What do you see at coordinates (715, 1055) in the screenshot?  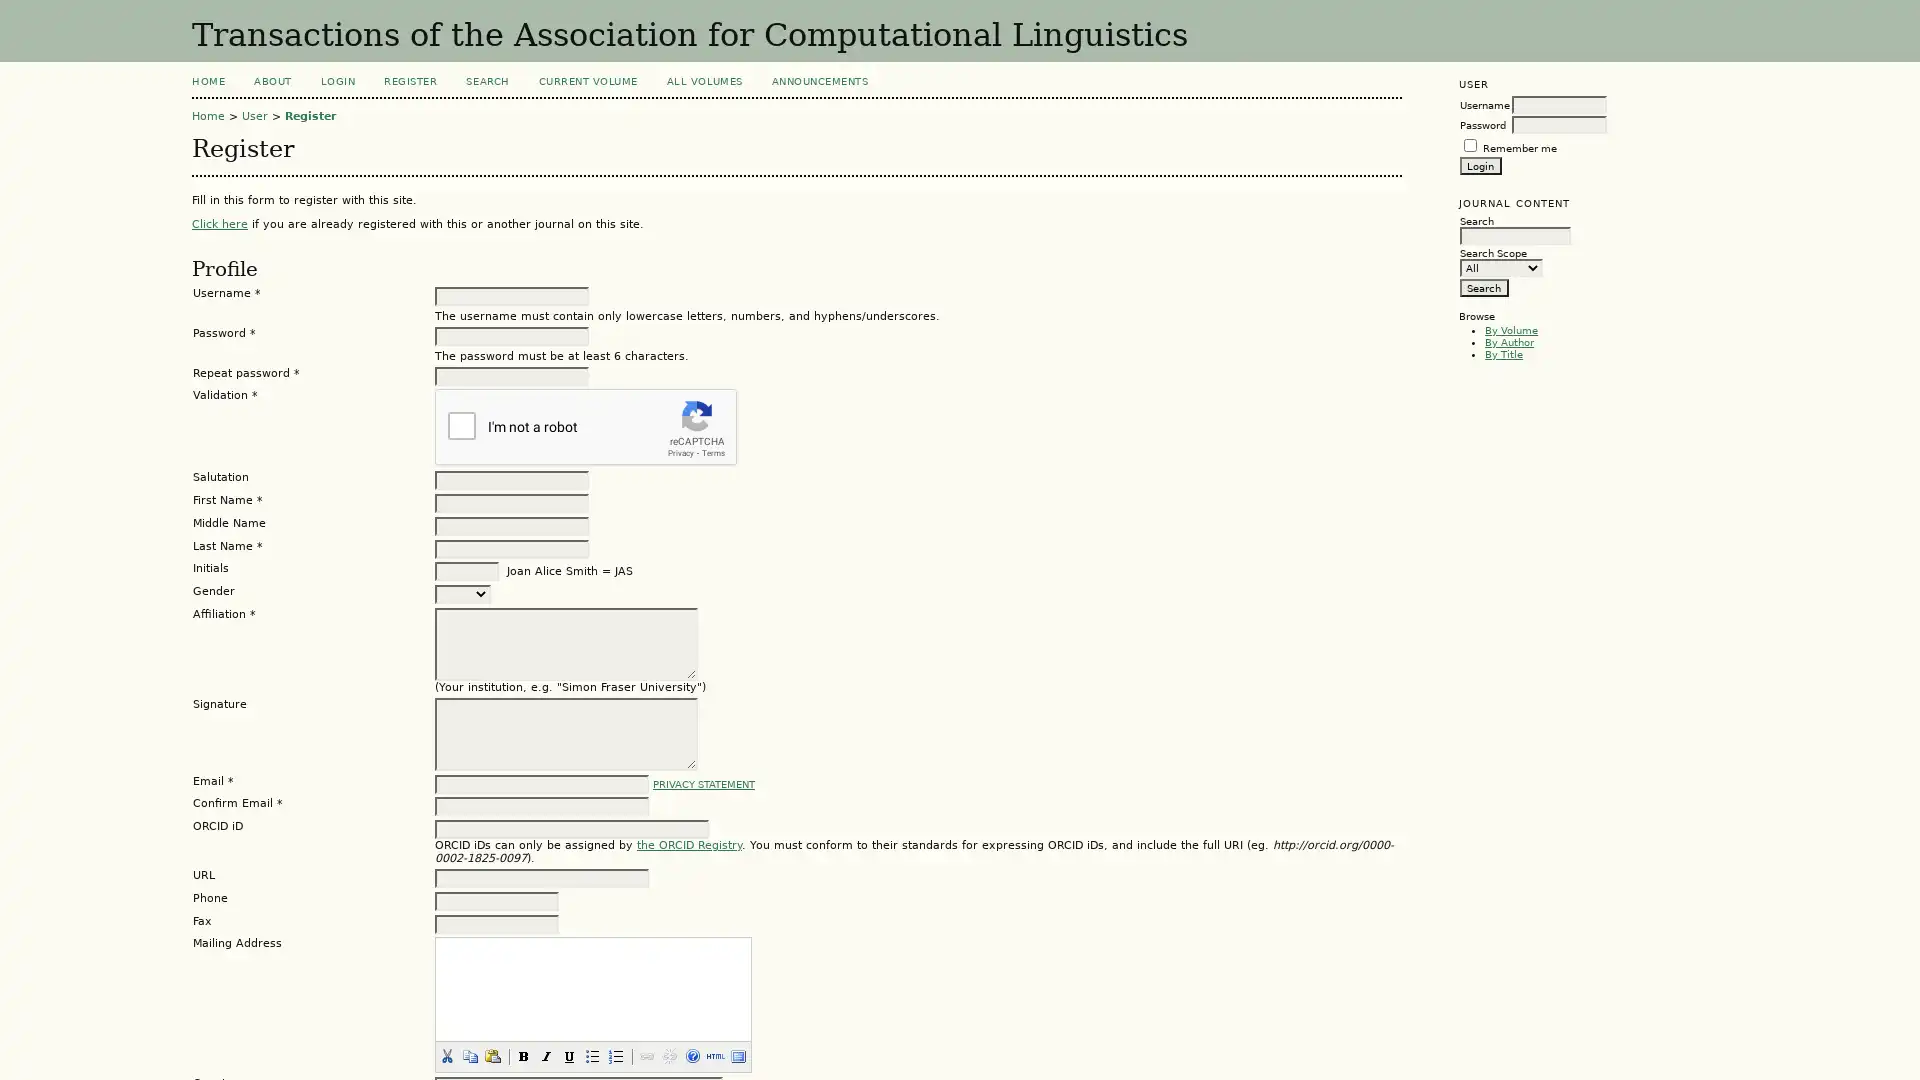 I see `Edit HTML Source` at bounding box center [715, 1055].